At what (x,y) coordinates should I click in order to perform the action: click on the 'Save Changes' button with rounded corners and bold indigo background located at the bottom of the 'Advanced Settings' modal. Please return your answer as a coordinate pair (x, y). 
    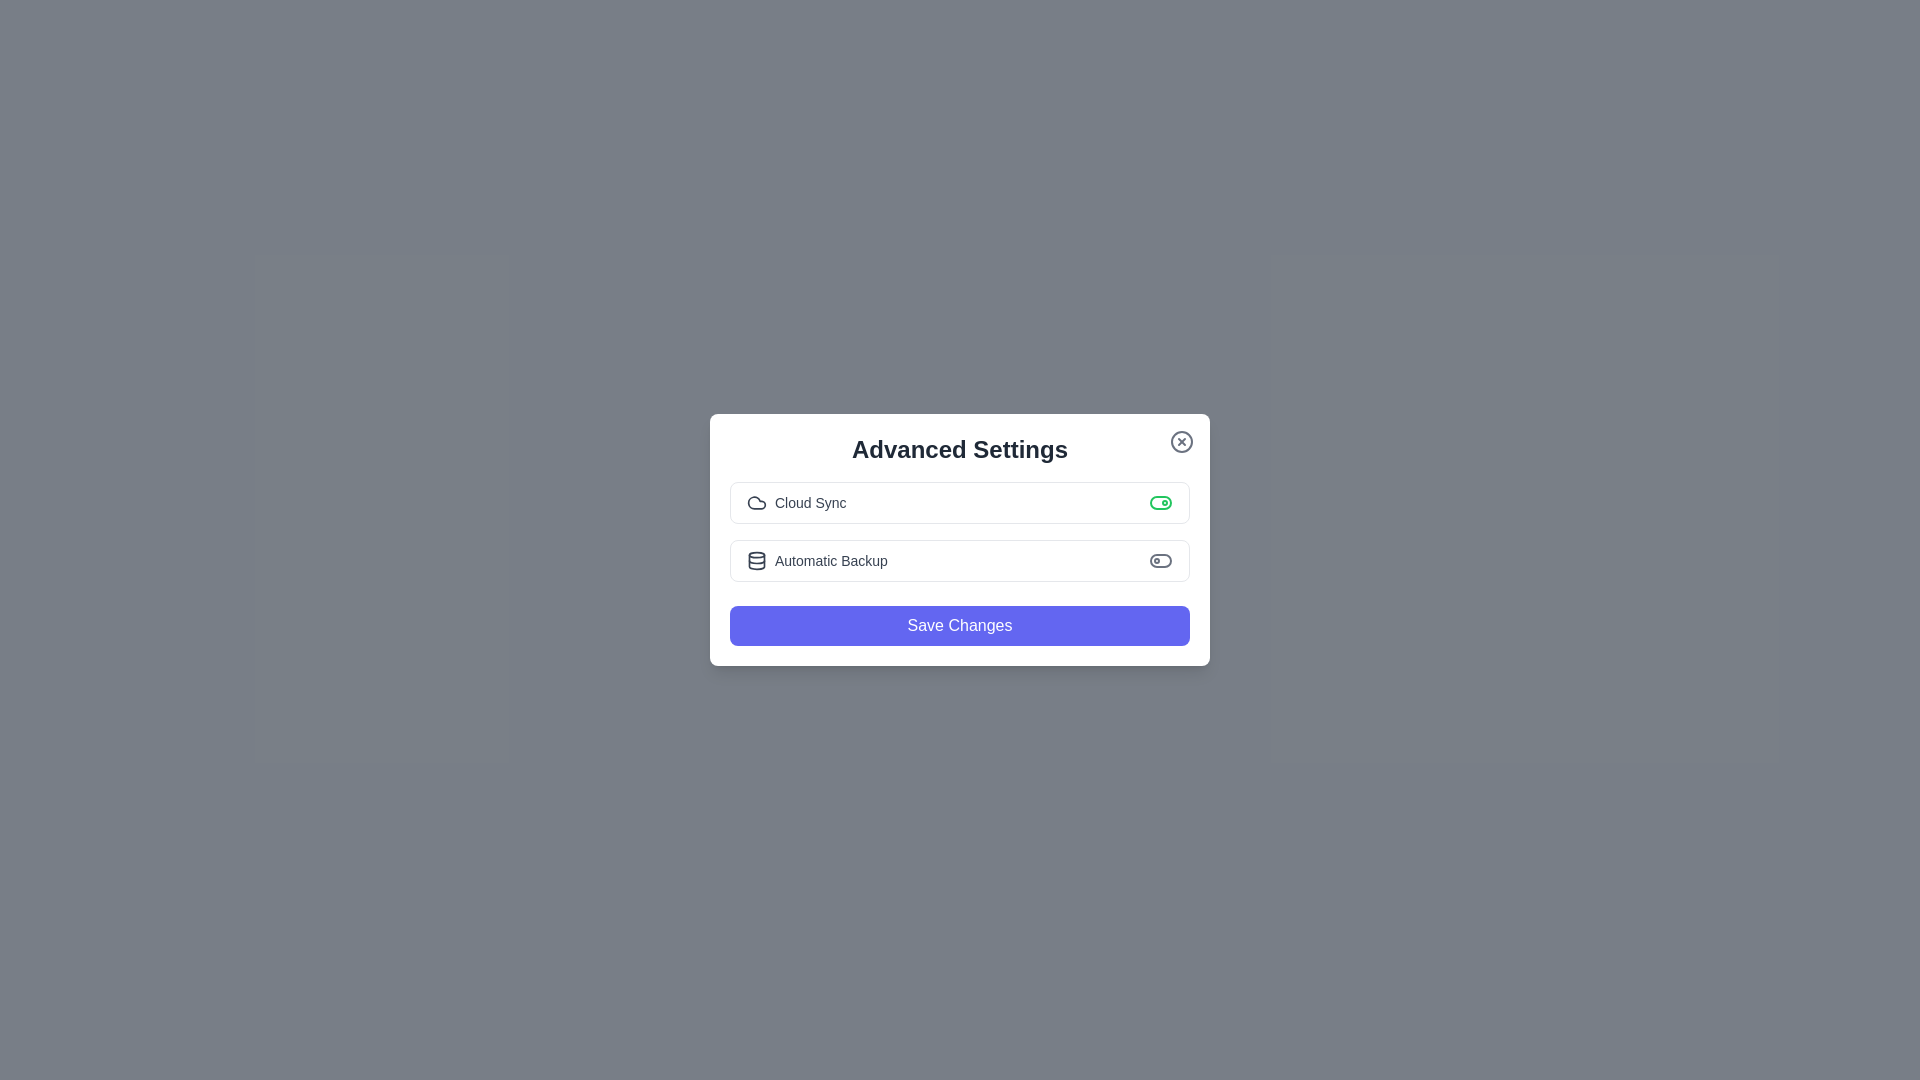
    Looking at the image, I should click on (960, 624).